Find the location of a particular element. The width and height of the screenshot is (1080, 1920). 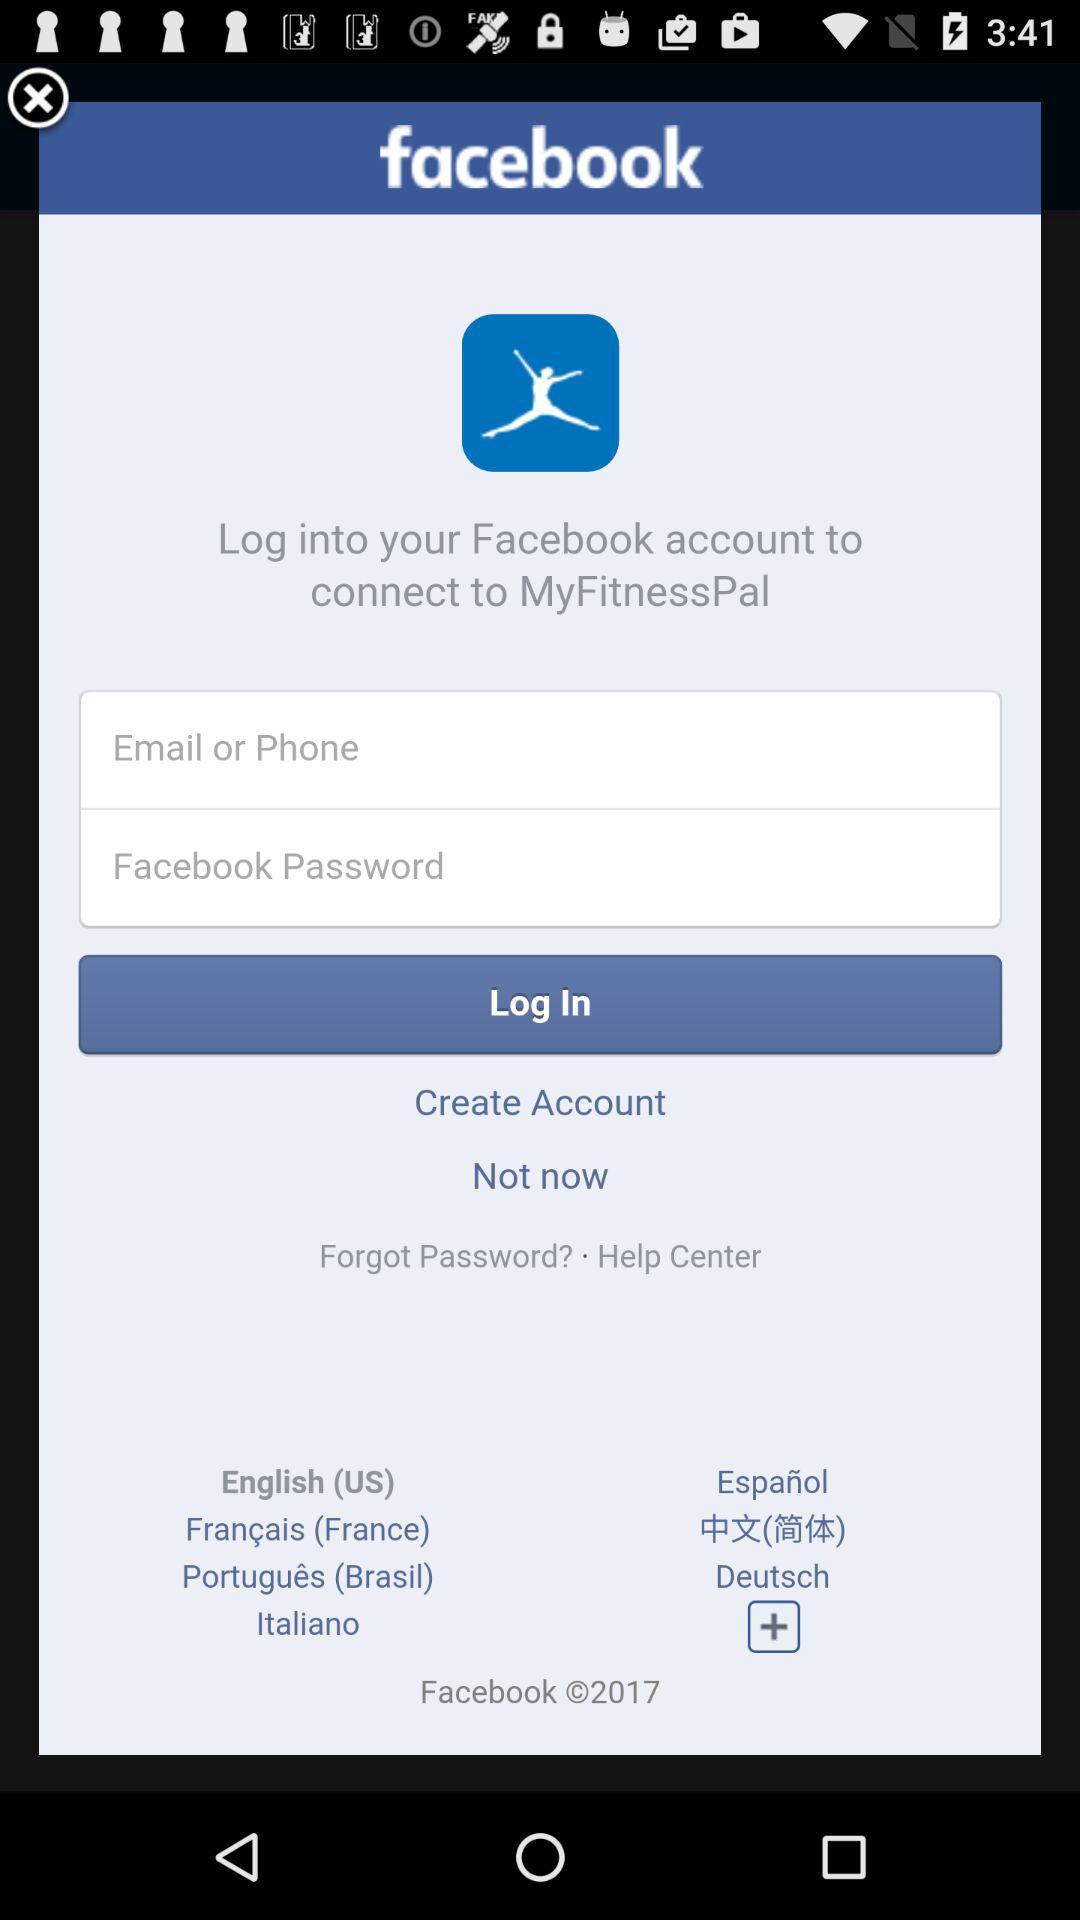

page is located at coordinates (38, 100).